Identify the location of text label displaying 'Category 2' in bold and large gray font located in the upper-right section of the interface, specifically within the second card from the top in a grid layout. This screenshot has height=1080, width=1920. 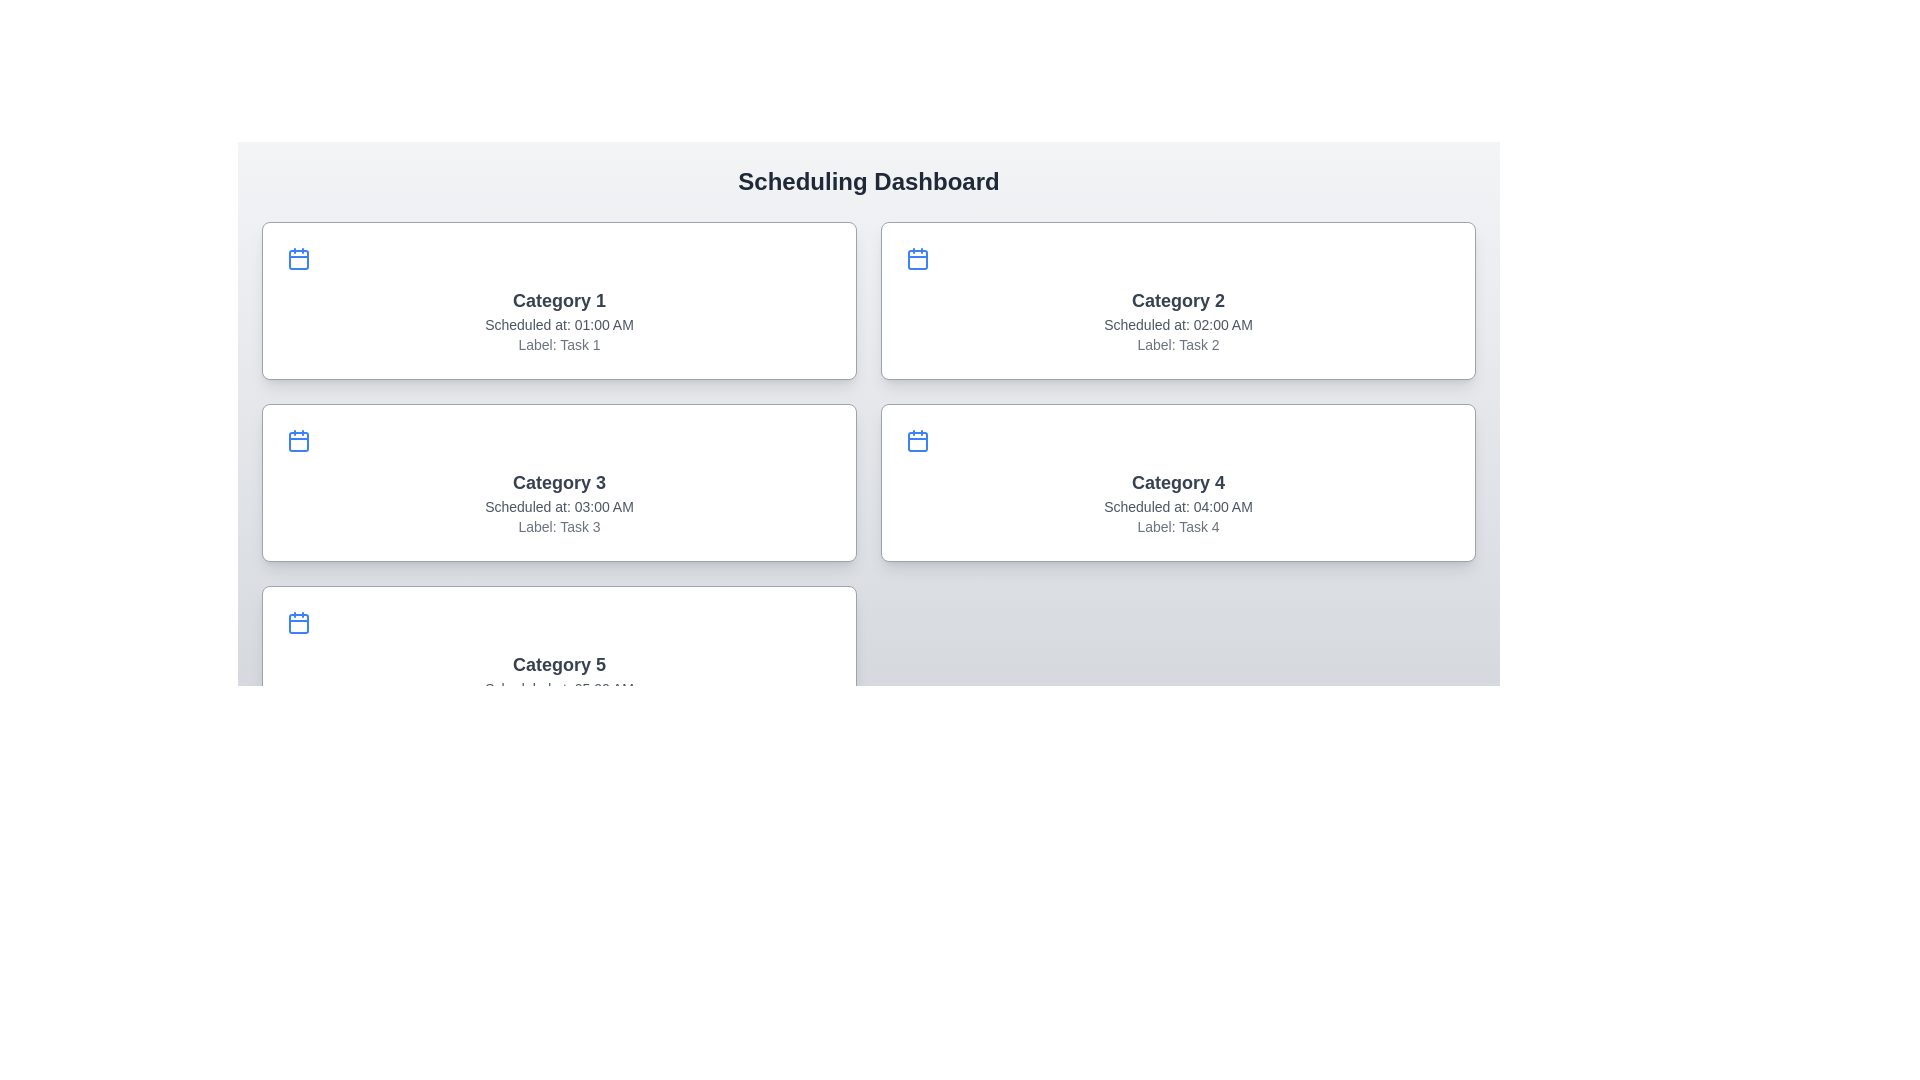
(1178, 300).